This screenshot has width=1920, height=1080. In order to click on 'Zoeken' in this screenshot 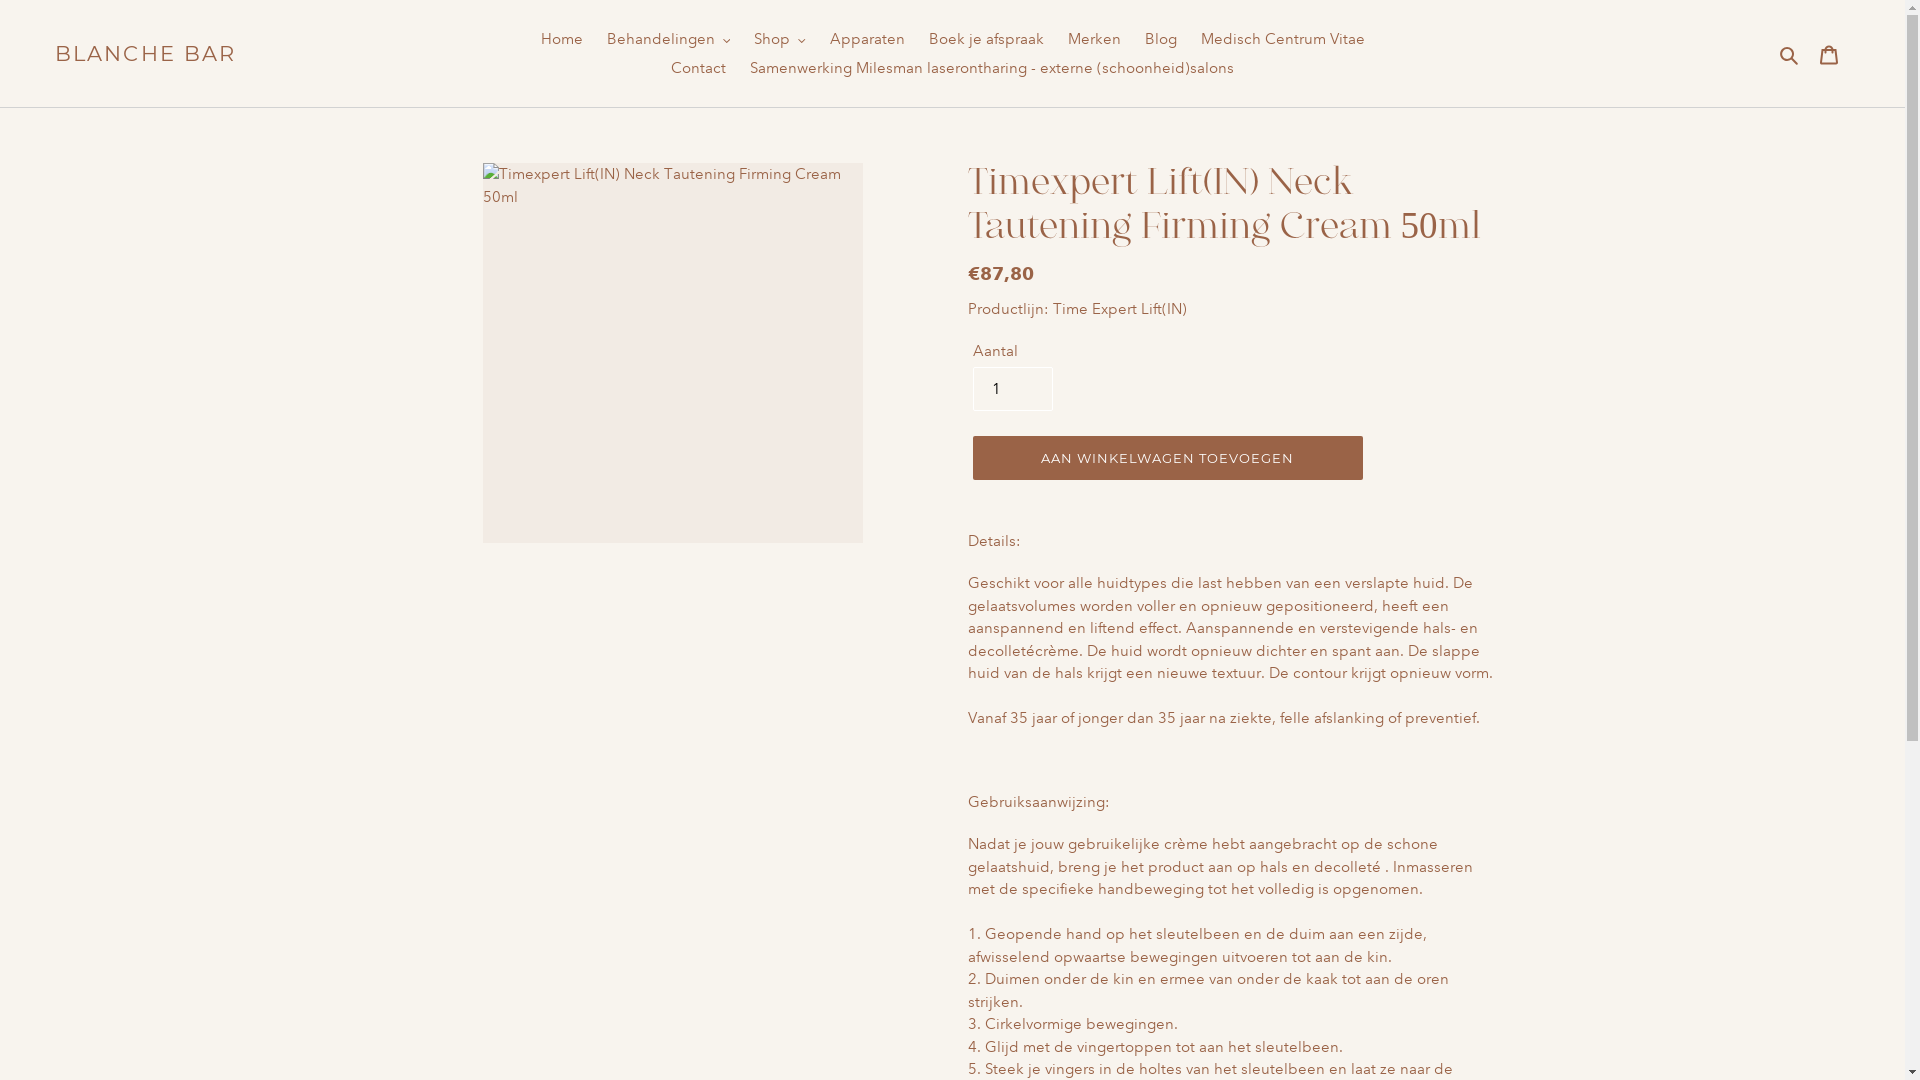, I will do `click(1790, 52)`.